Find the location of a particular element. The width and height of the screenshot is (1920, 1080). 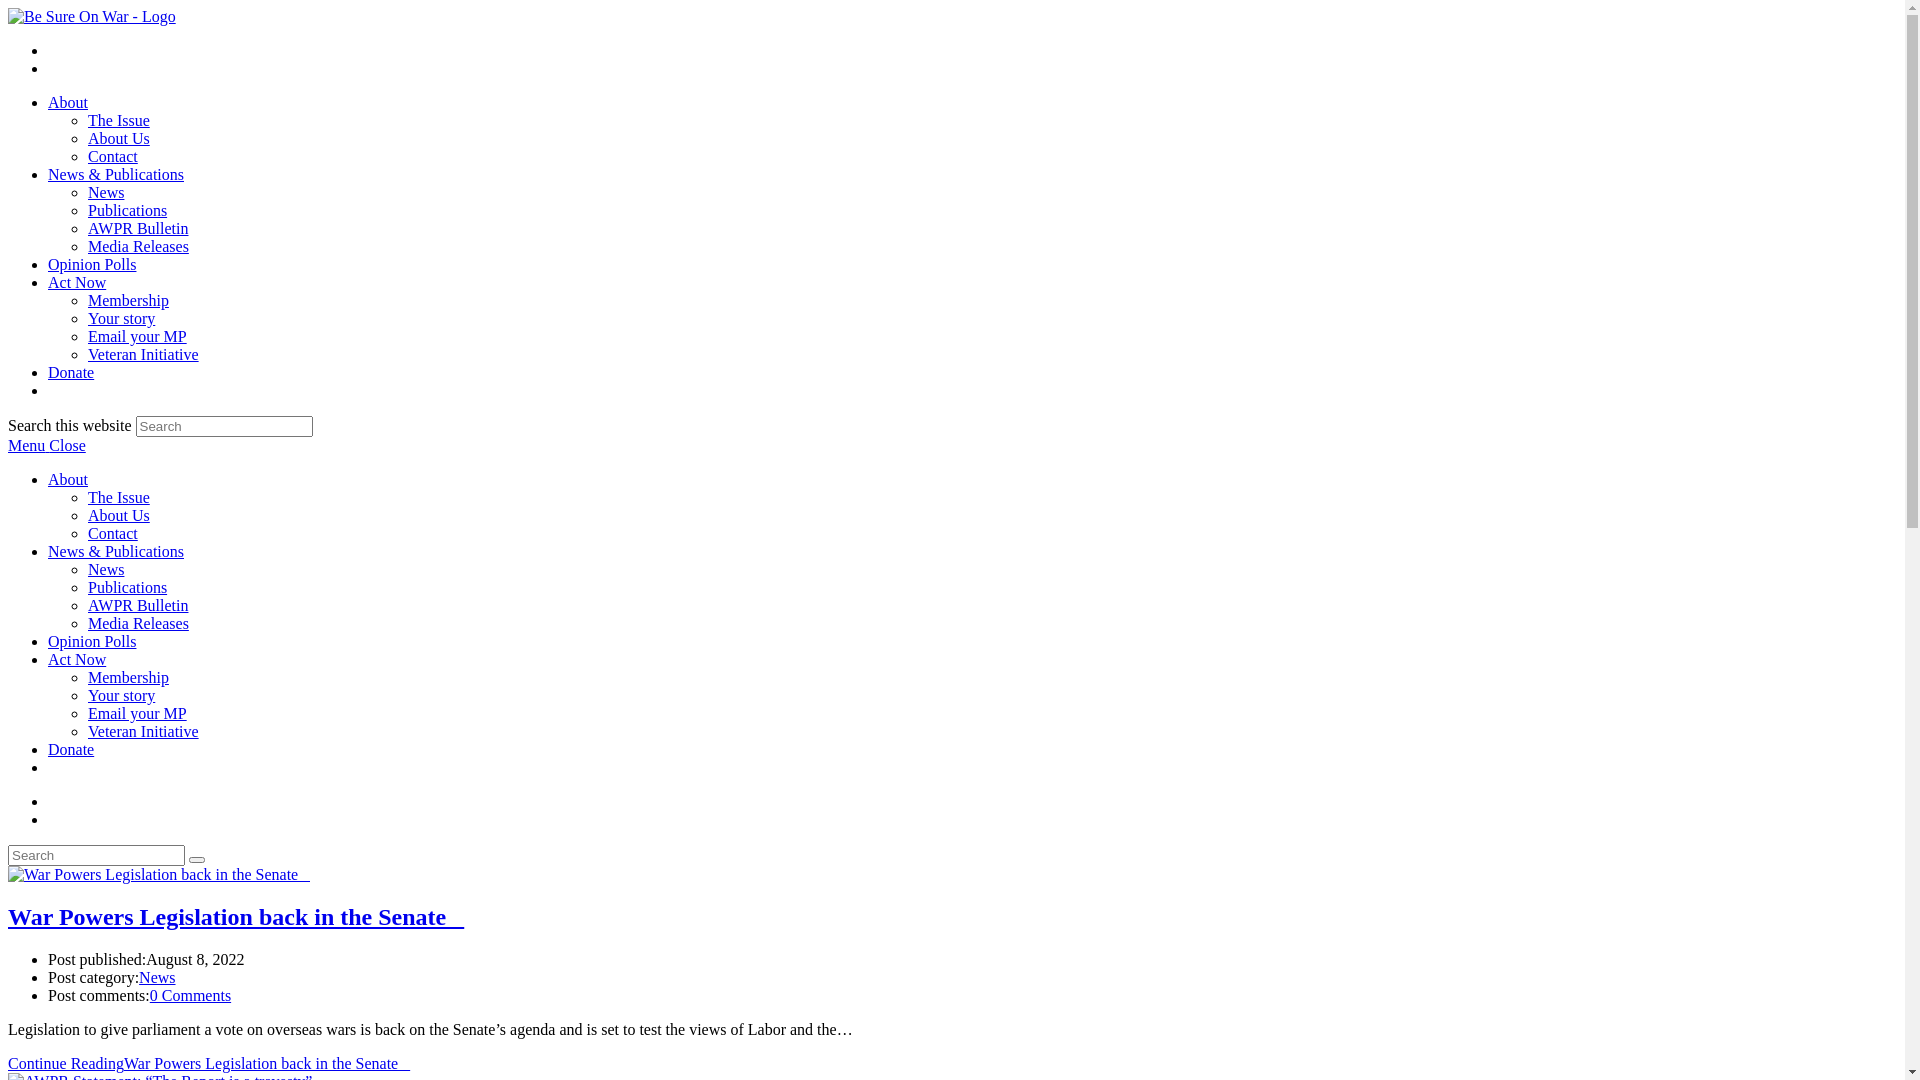

'0 Comments' is located at coordinates (190, 995).